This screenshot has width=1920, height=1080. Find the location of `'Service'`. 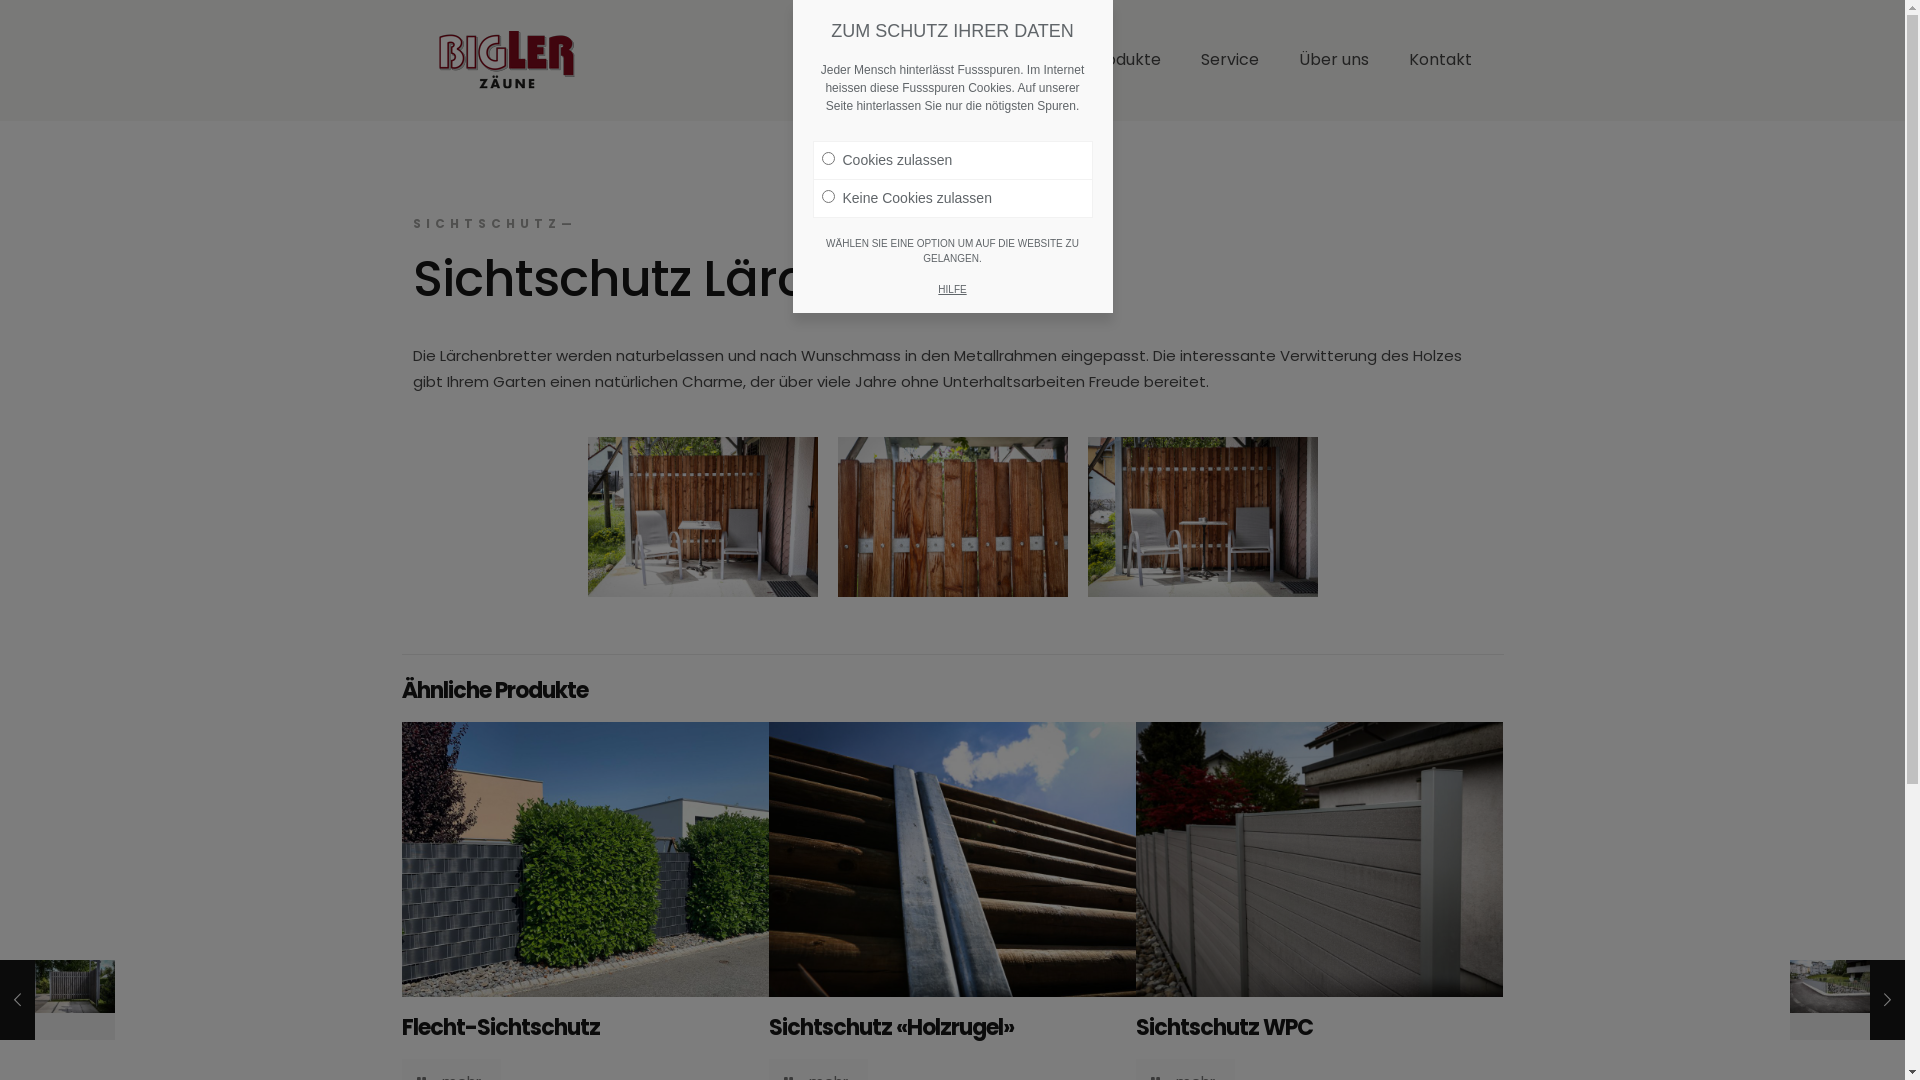

'Service' is located at coordinates (1180, 59).